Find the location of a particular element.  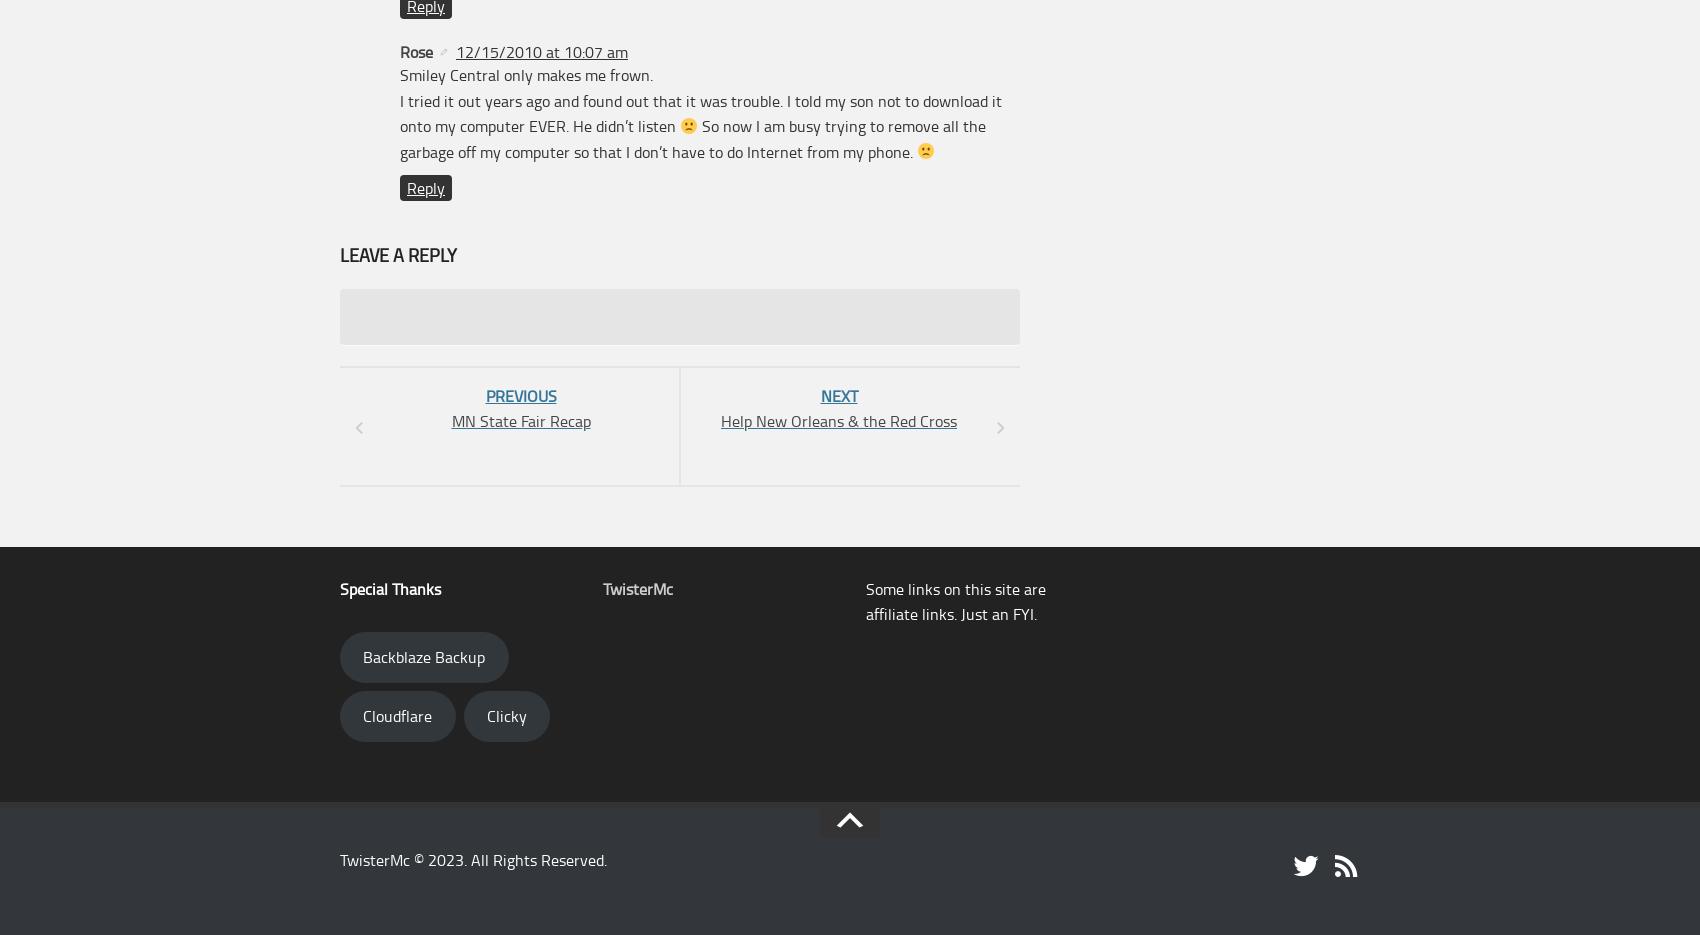

'Smiley Central only makes me frown.' is located at coordinates (399, 74).